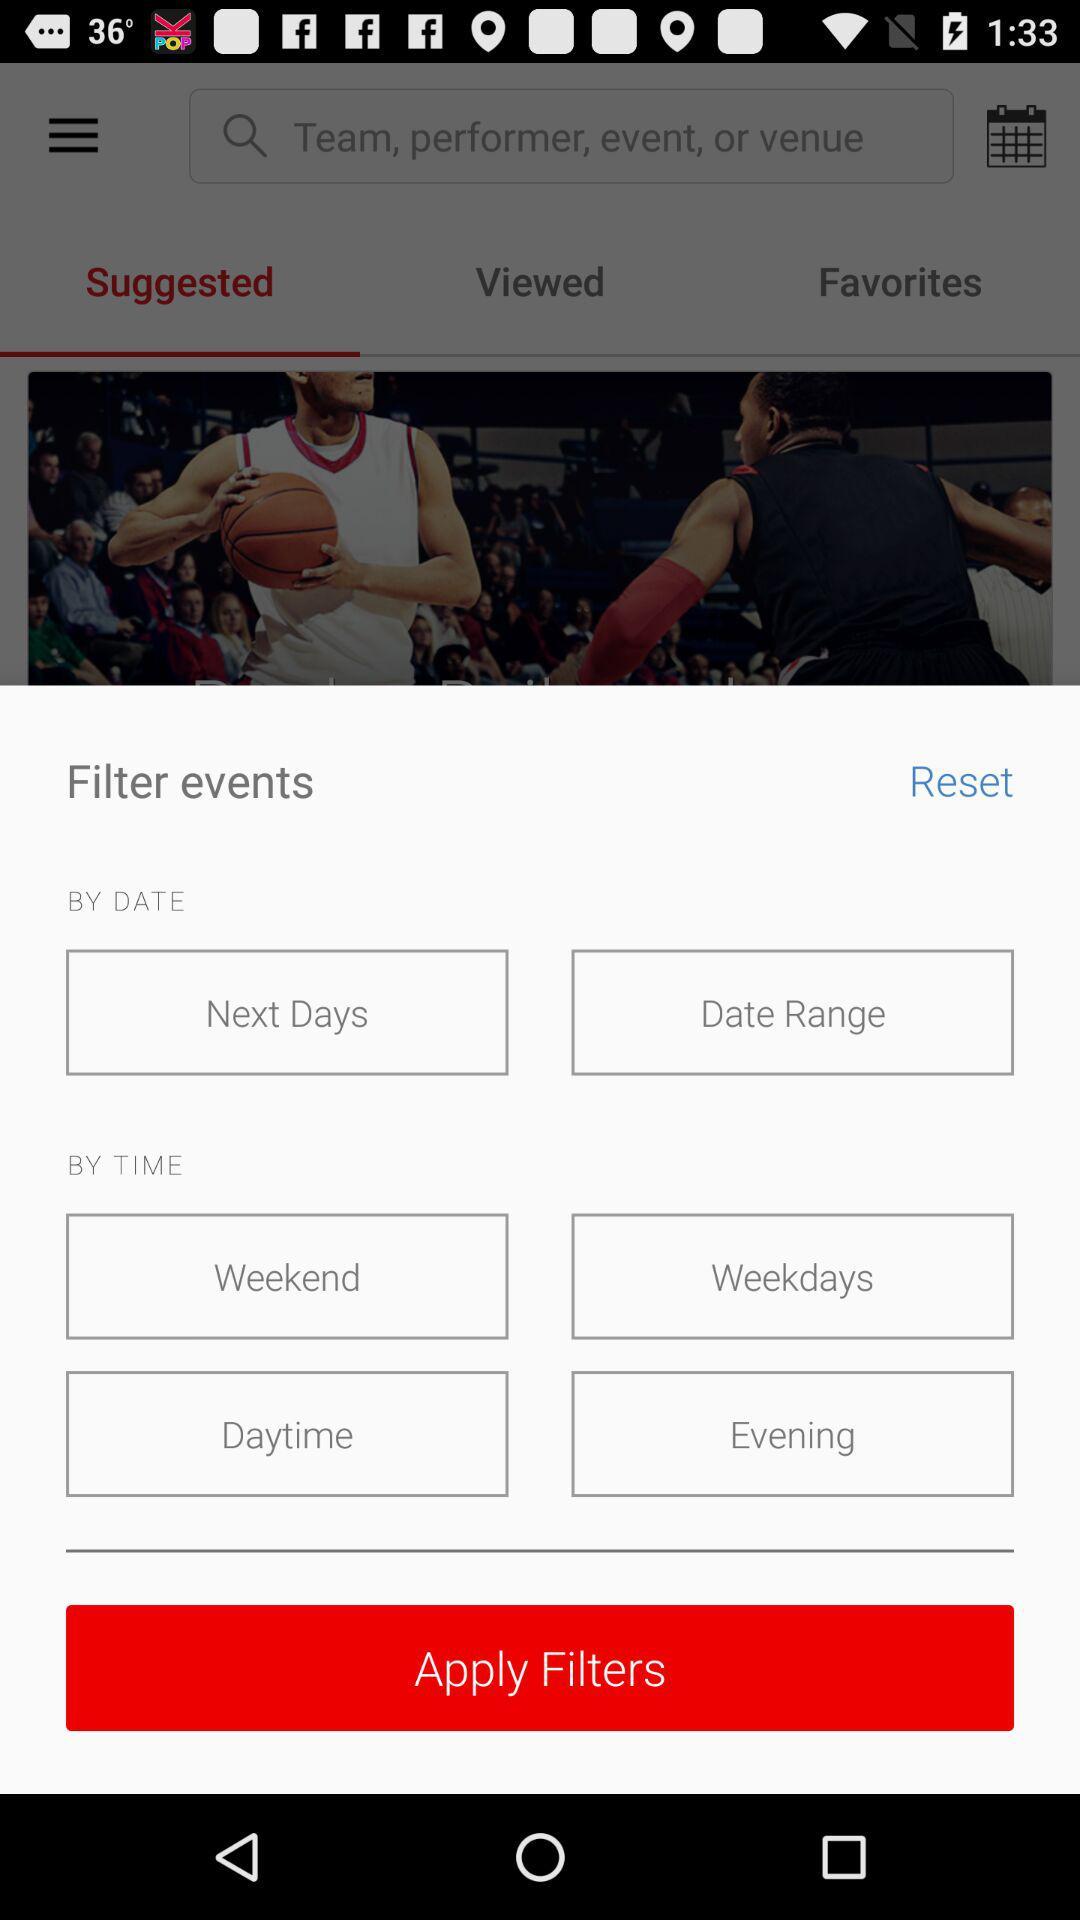  What do you see at coordinates (791, 1433) in the screenshot?
I see `evening item` at bounding box center [791, 1433].